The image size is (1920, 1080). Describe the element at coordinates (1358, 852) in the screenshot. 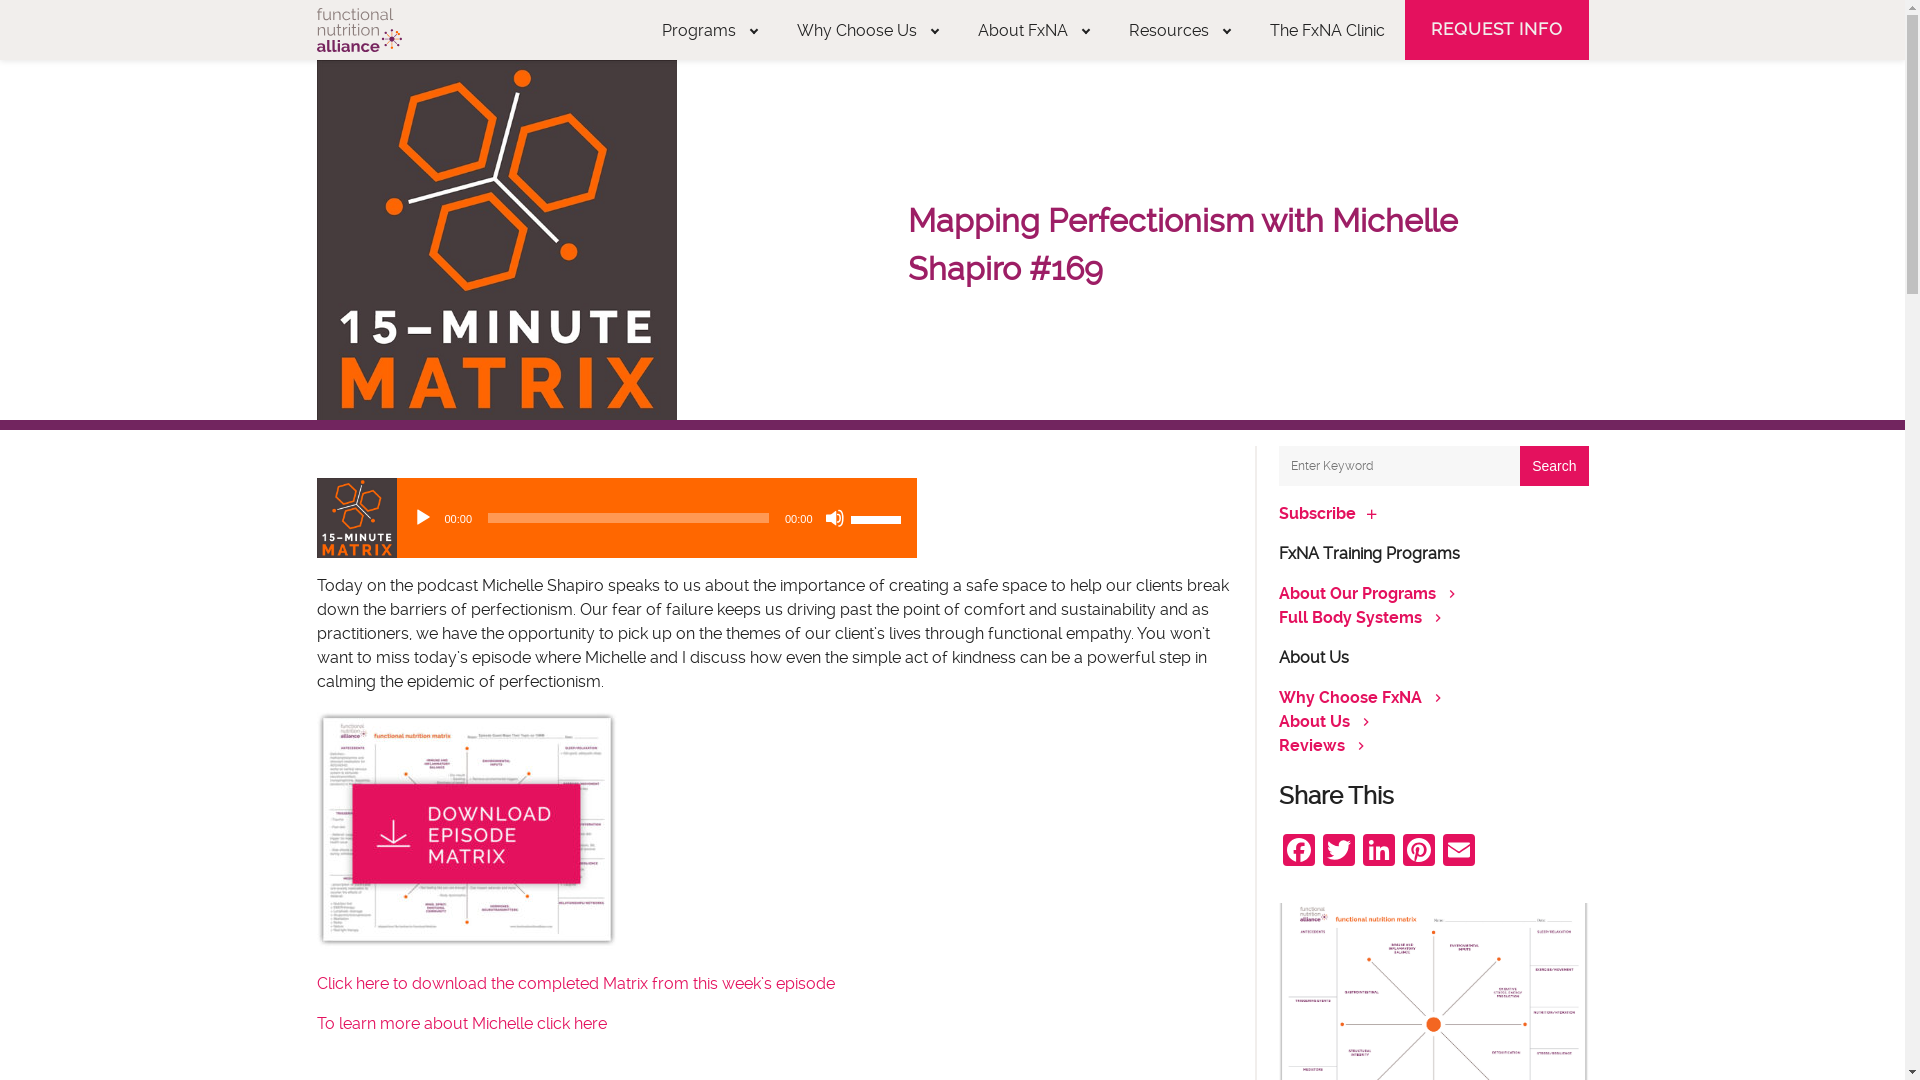

I see `'LinkedIn'` at that location.